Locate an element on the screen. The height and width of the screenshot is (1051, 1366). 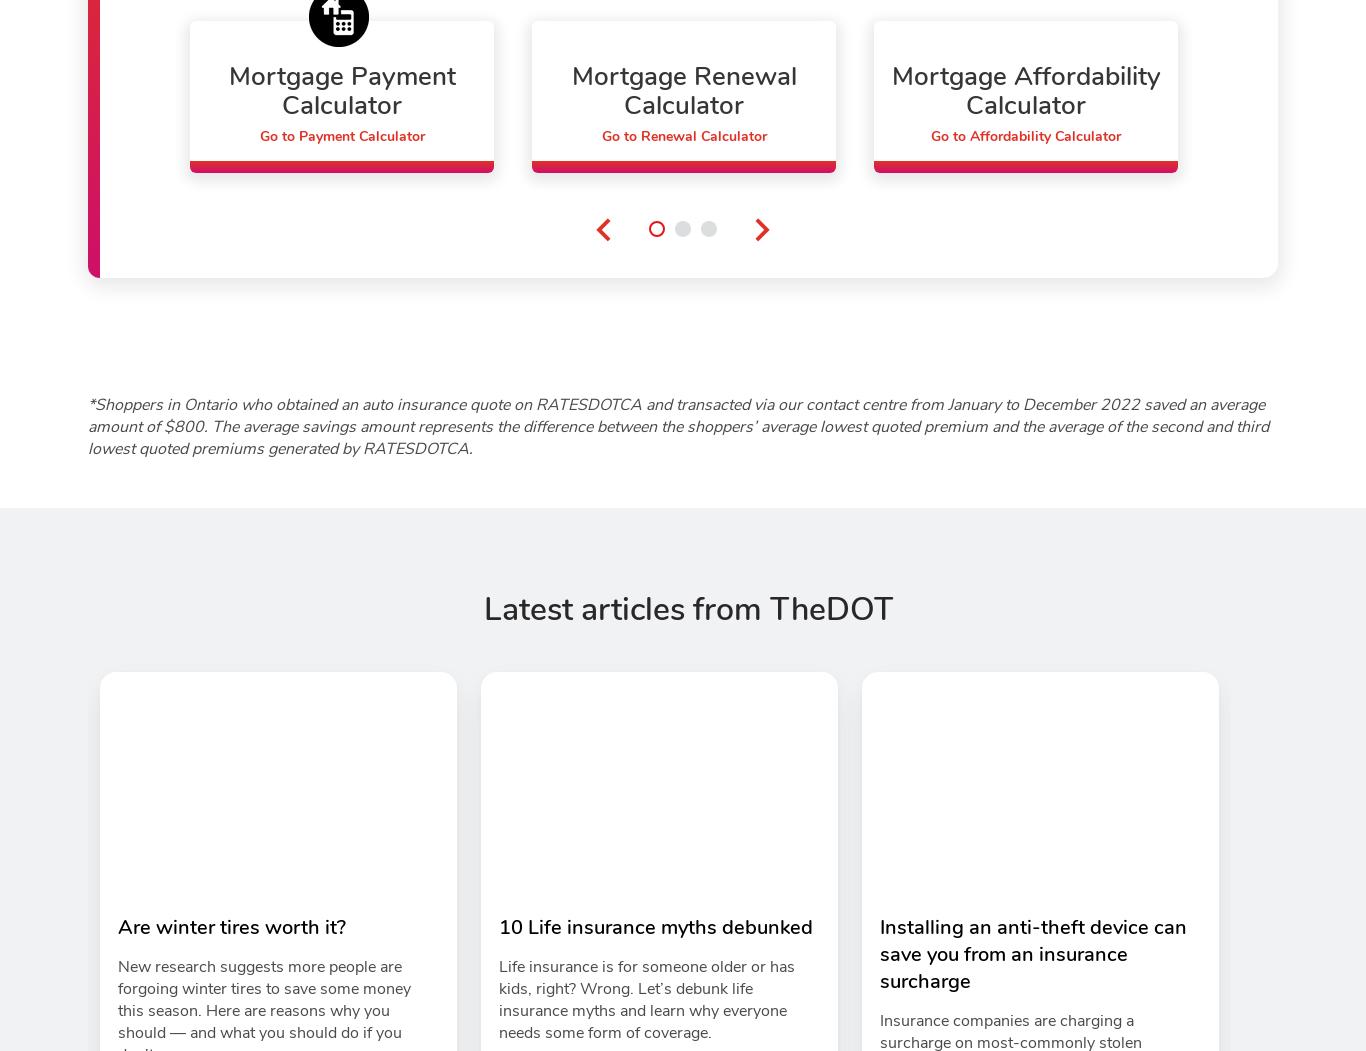
'*Shoppers in Ontario who obtained an auto insurance quote on RATESDOTCA and transacted via our contact centre from January to December 2022 saved an average amount of $800. The average savings amount represents the difference between the shoppers’ average lowest quoted premium and the average of the second and third lowest quoted premiums generated by RATESDOTCA.' is located at coordinates (87, 427).